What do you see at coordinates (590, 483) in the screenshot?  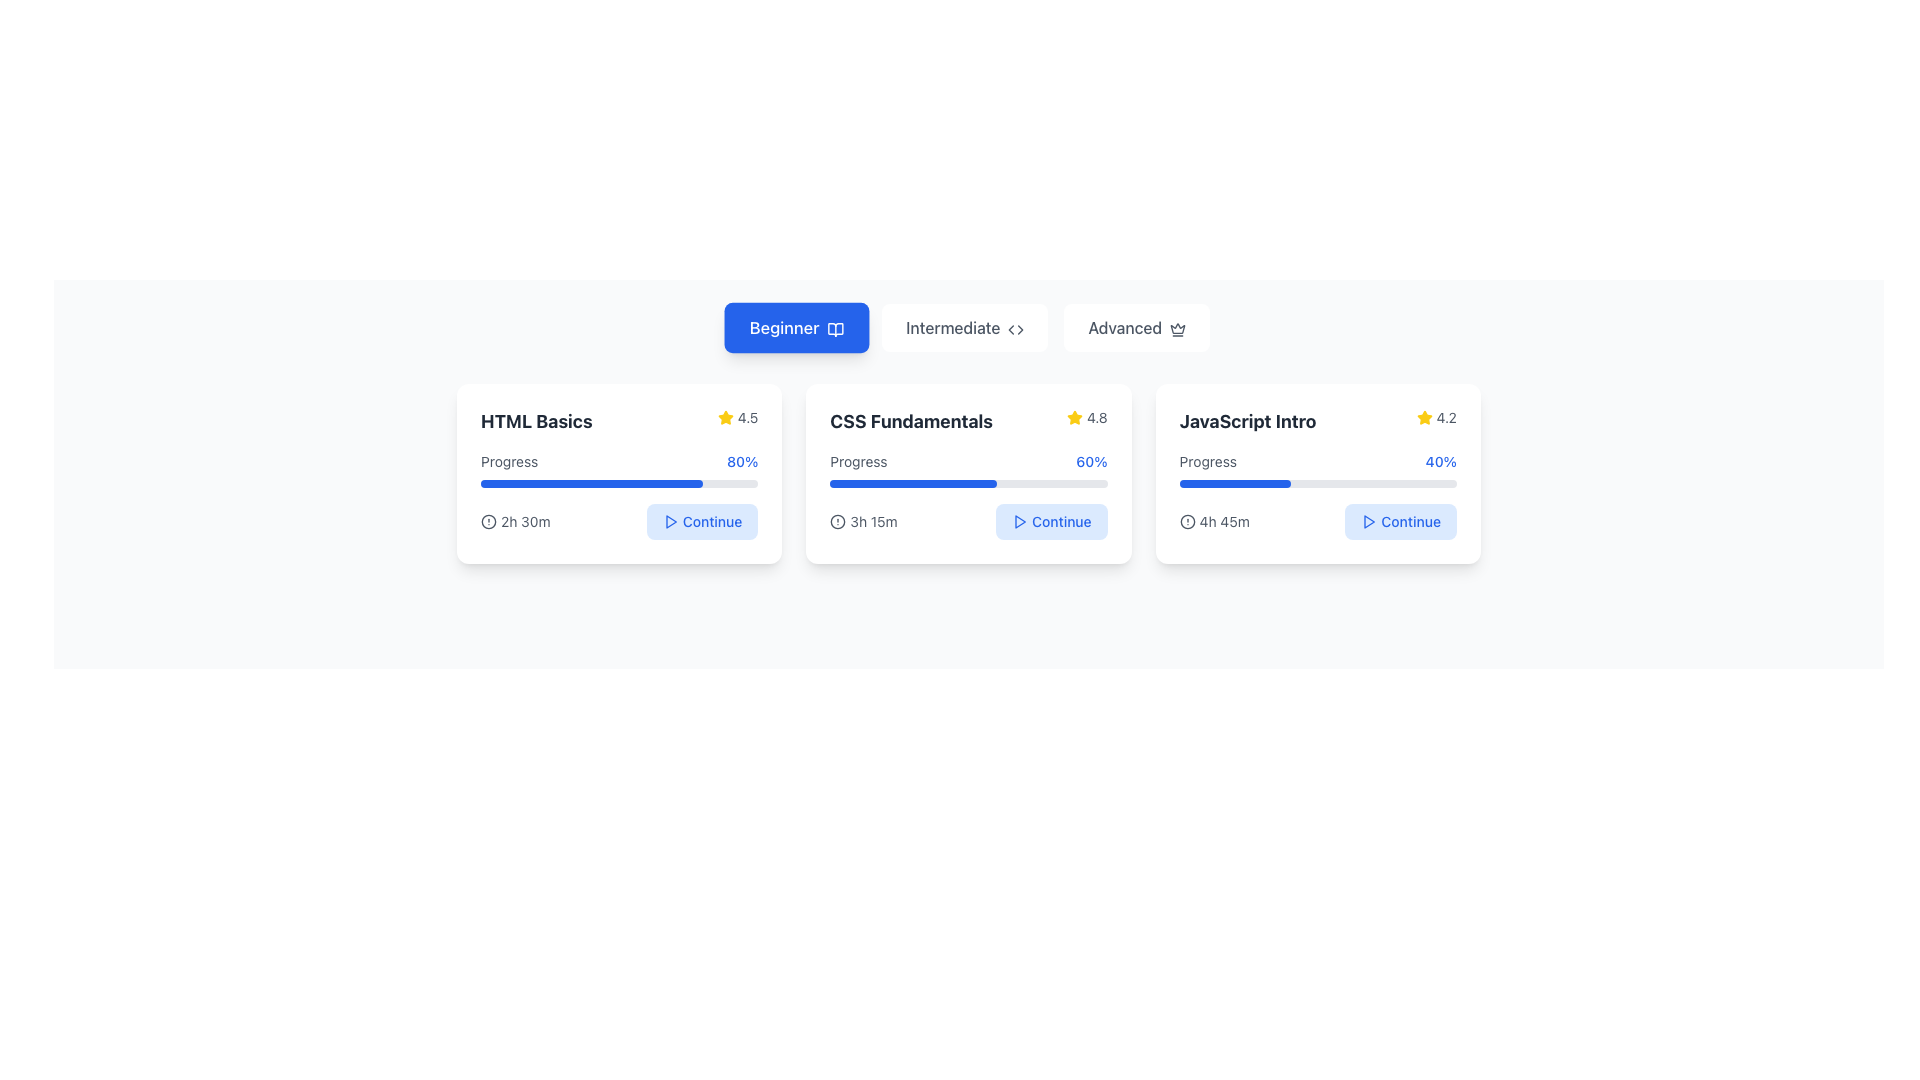 I see `the filled portion of the Progress Bar that displays 80% completion for the HTML Basics course, which is located below the 'Beginner' tab` at bounding box center [590, 483].